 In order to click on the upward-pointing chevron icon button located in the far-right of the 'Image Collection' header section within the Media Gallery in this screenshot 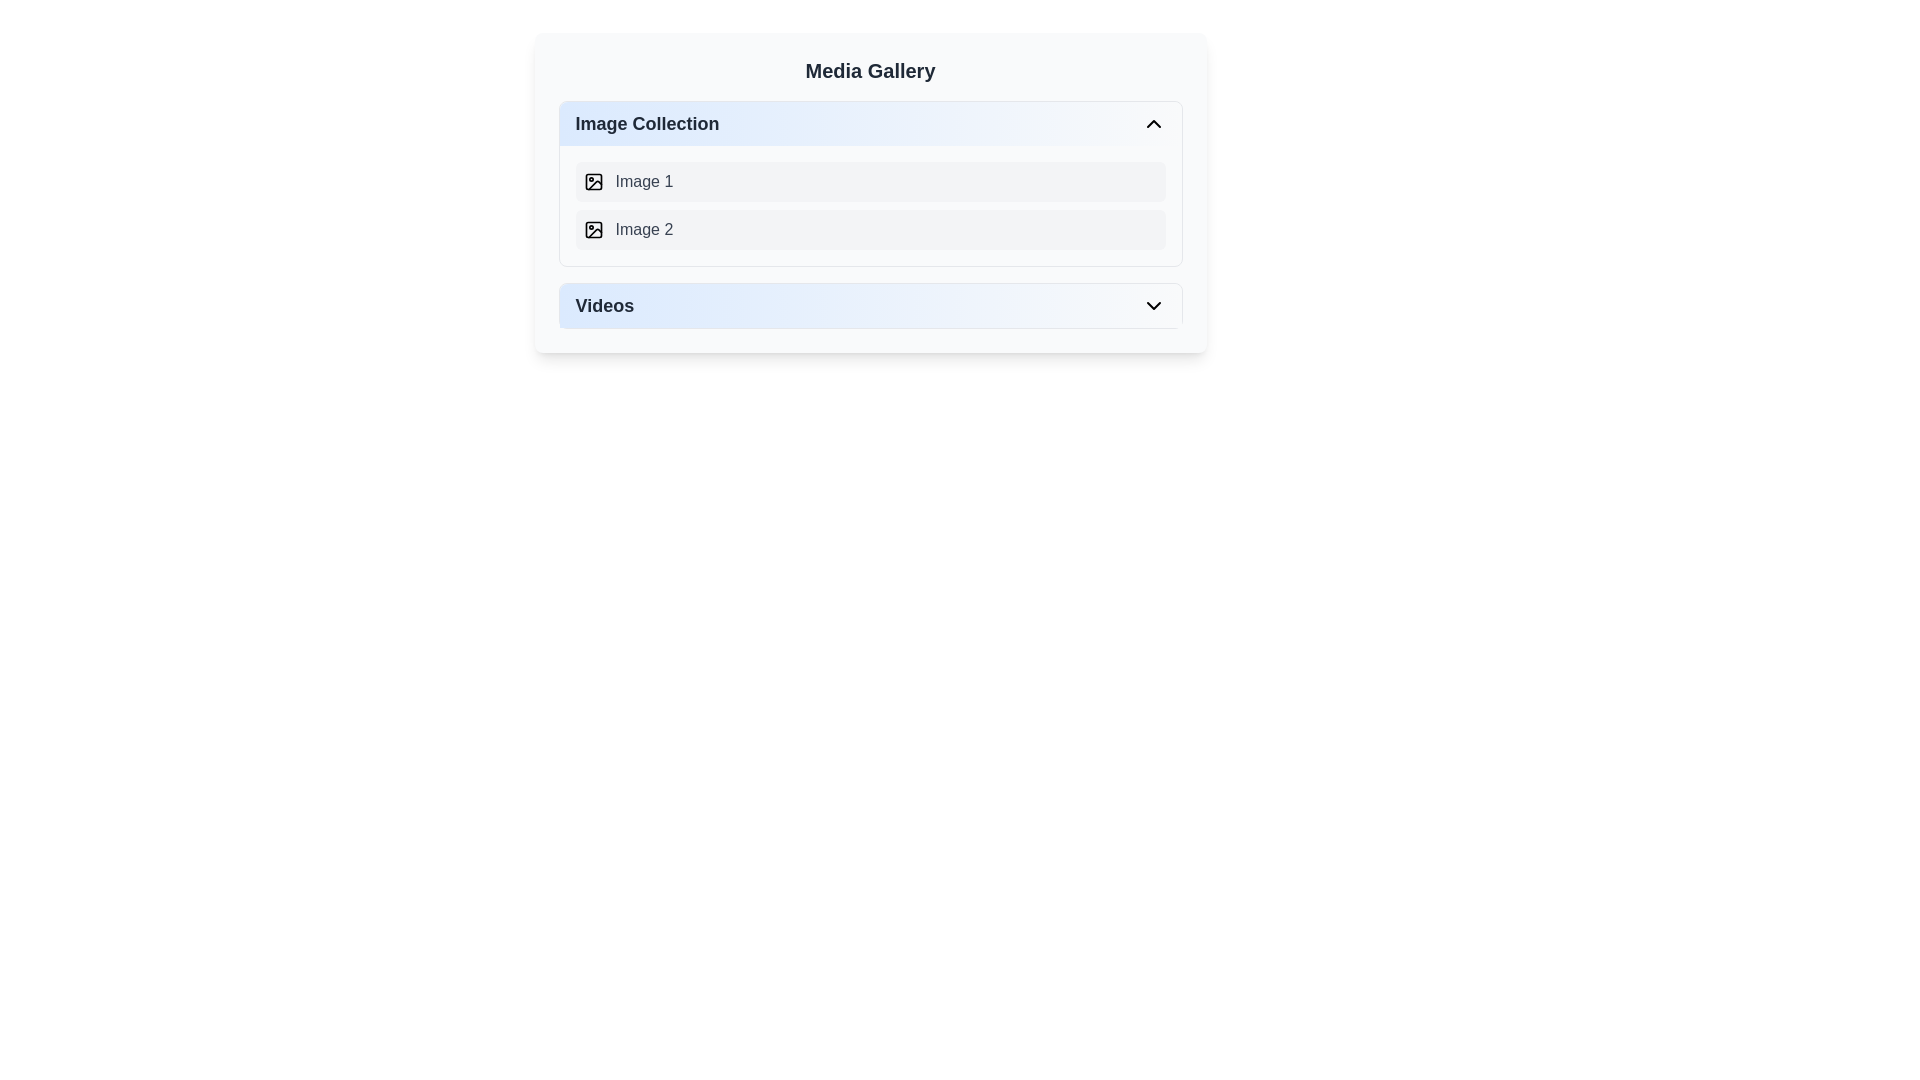, I will do `click(1153, 123)`.